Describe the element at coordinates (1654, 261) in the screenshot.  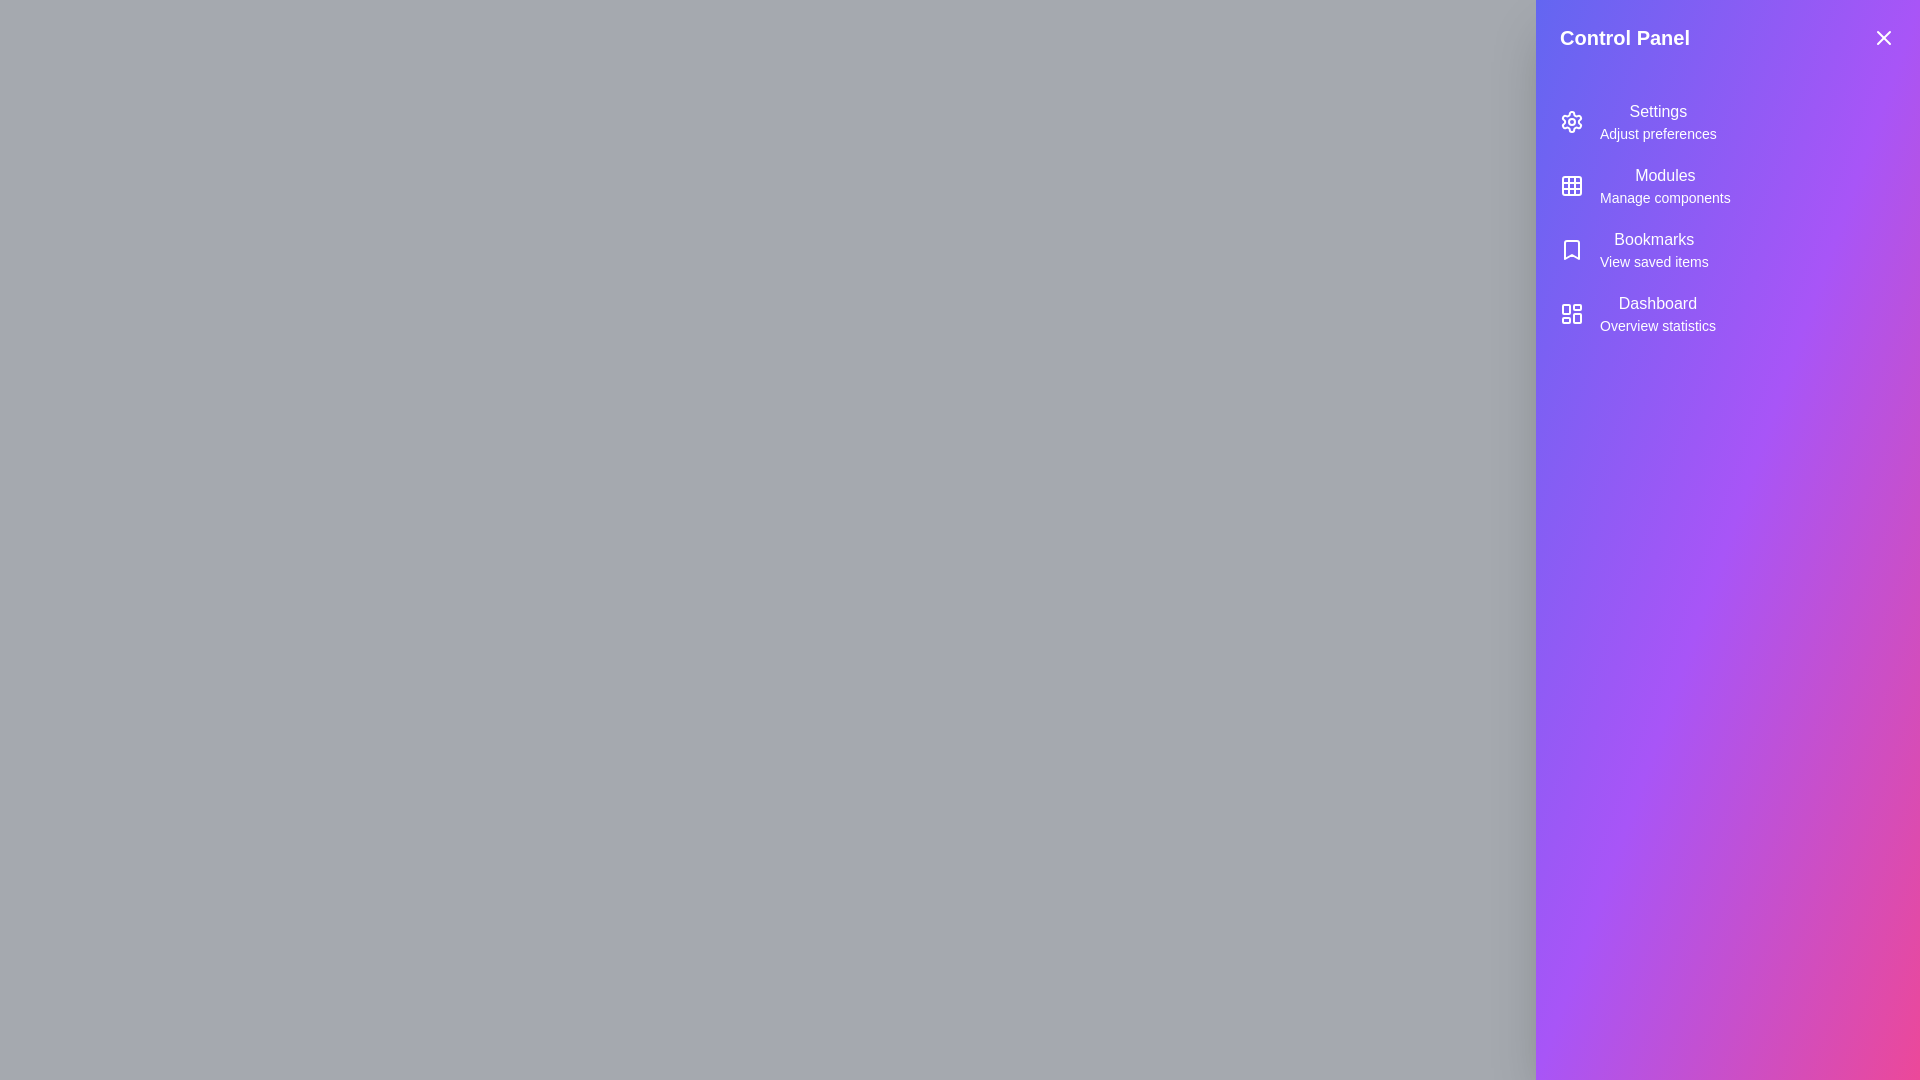
I see `the 'View saved items' text label within the Control Panel menu to trigger additional effects` at that location.